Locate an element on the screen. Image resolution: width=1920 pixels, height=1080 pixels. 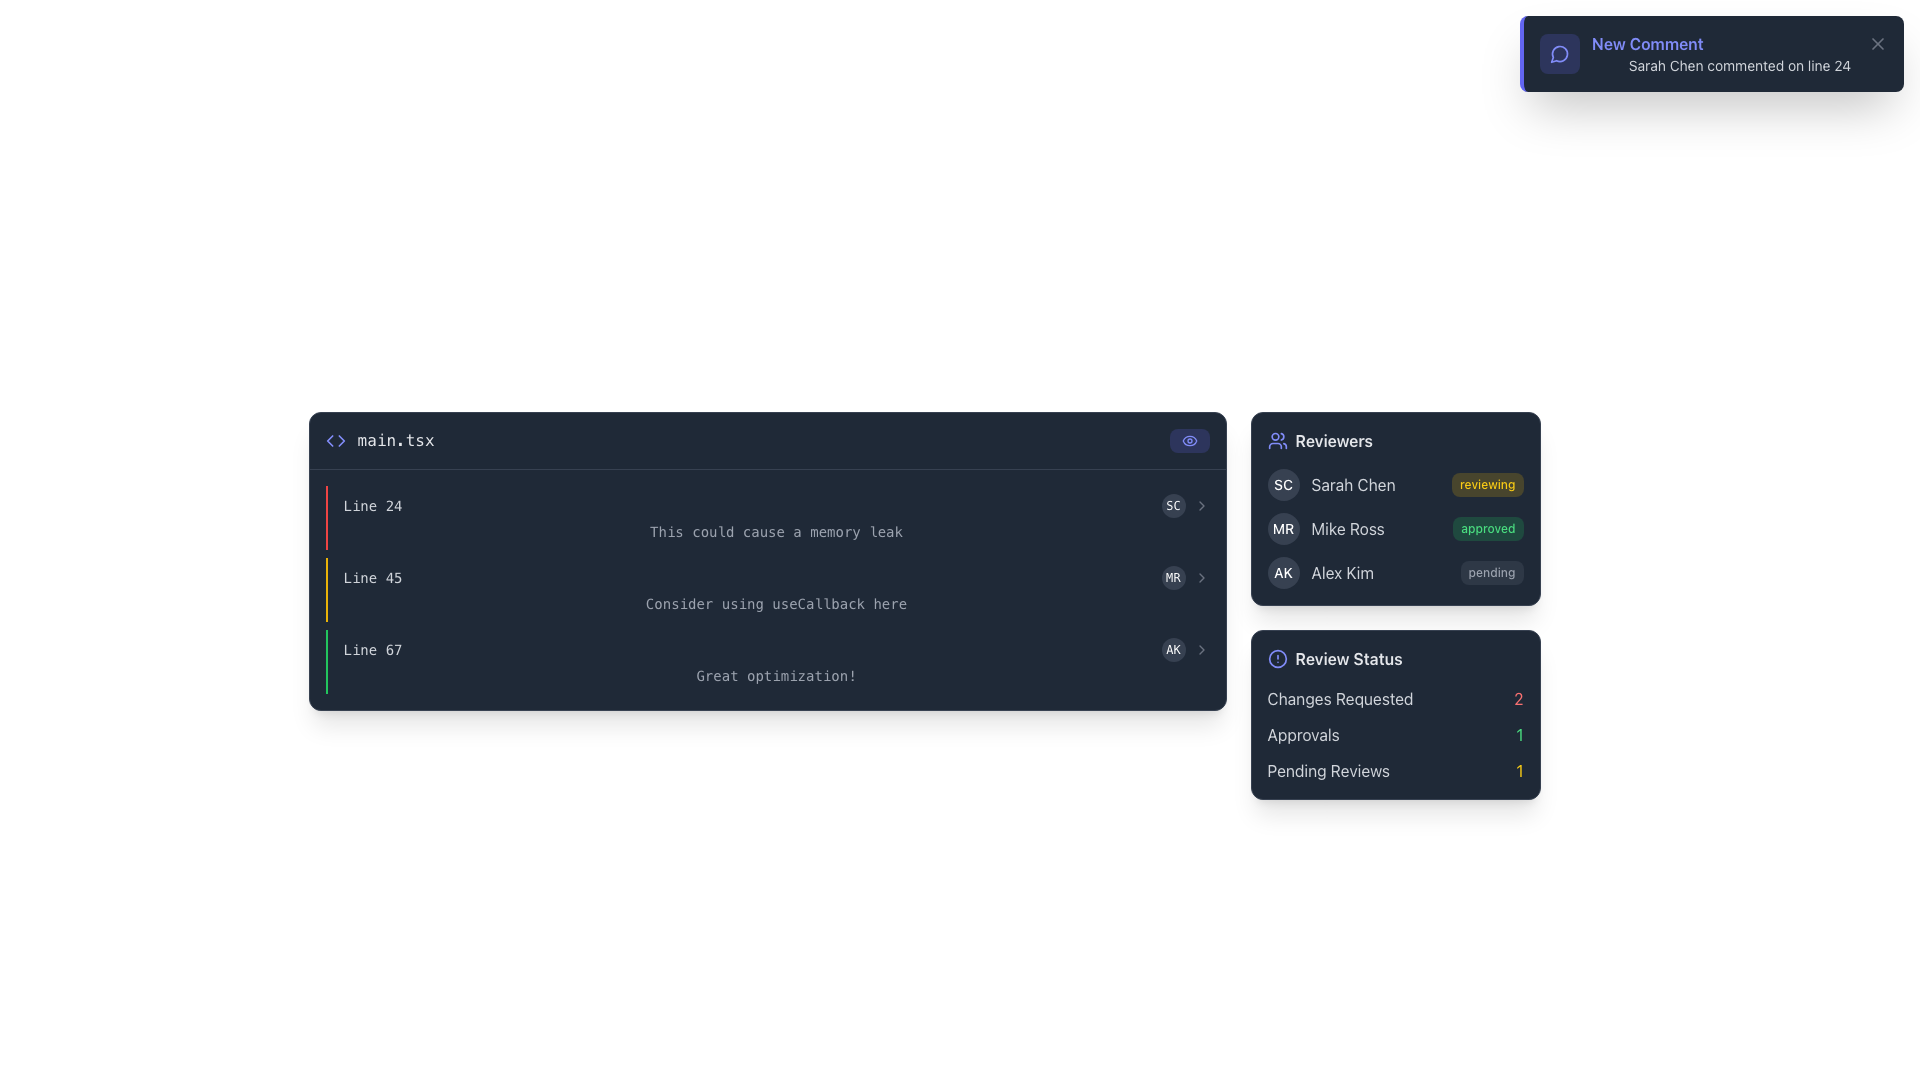
the Text label that displays the count of change requests, located to the right of the 'Changes Requested' text in the 'Review Status' panel at the bottom-right area of the interface is located at coordinates (1518, 697).